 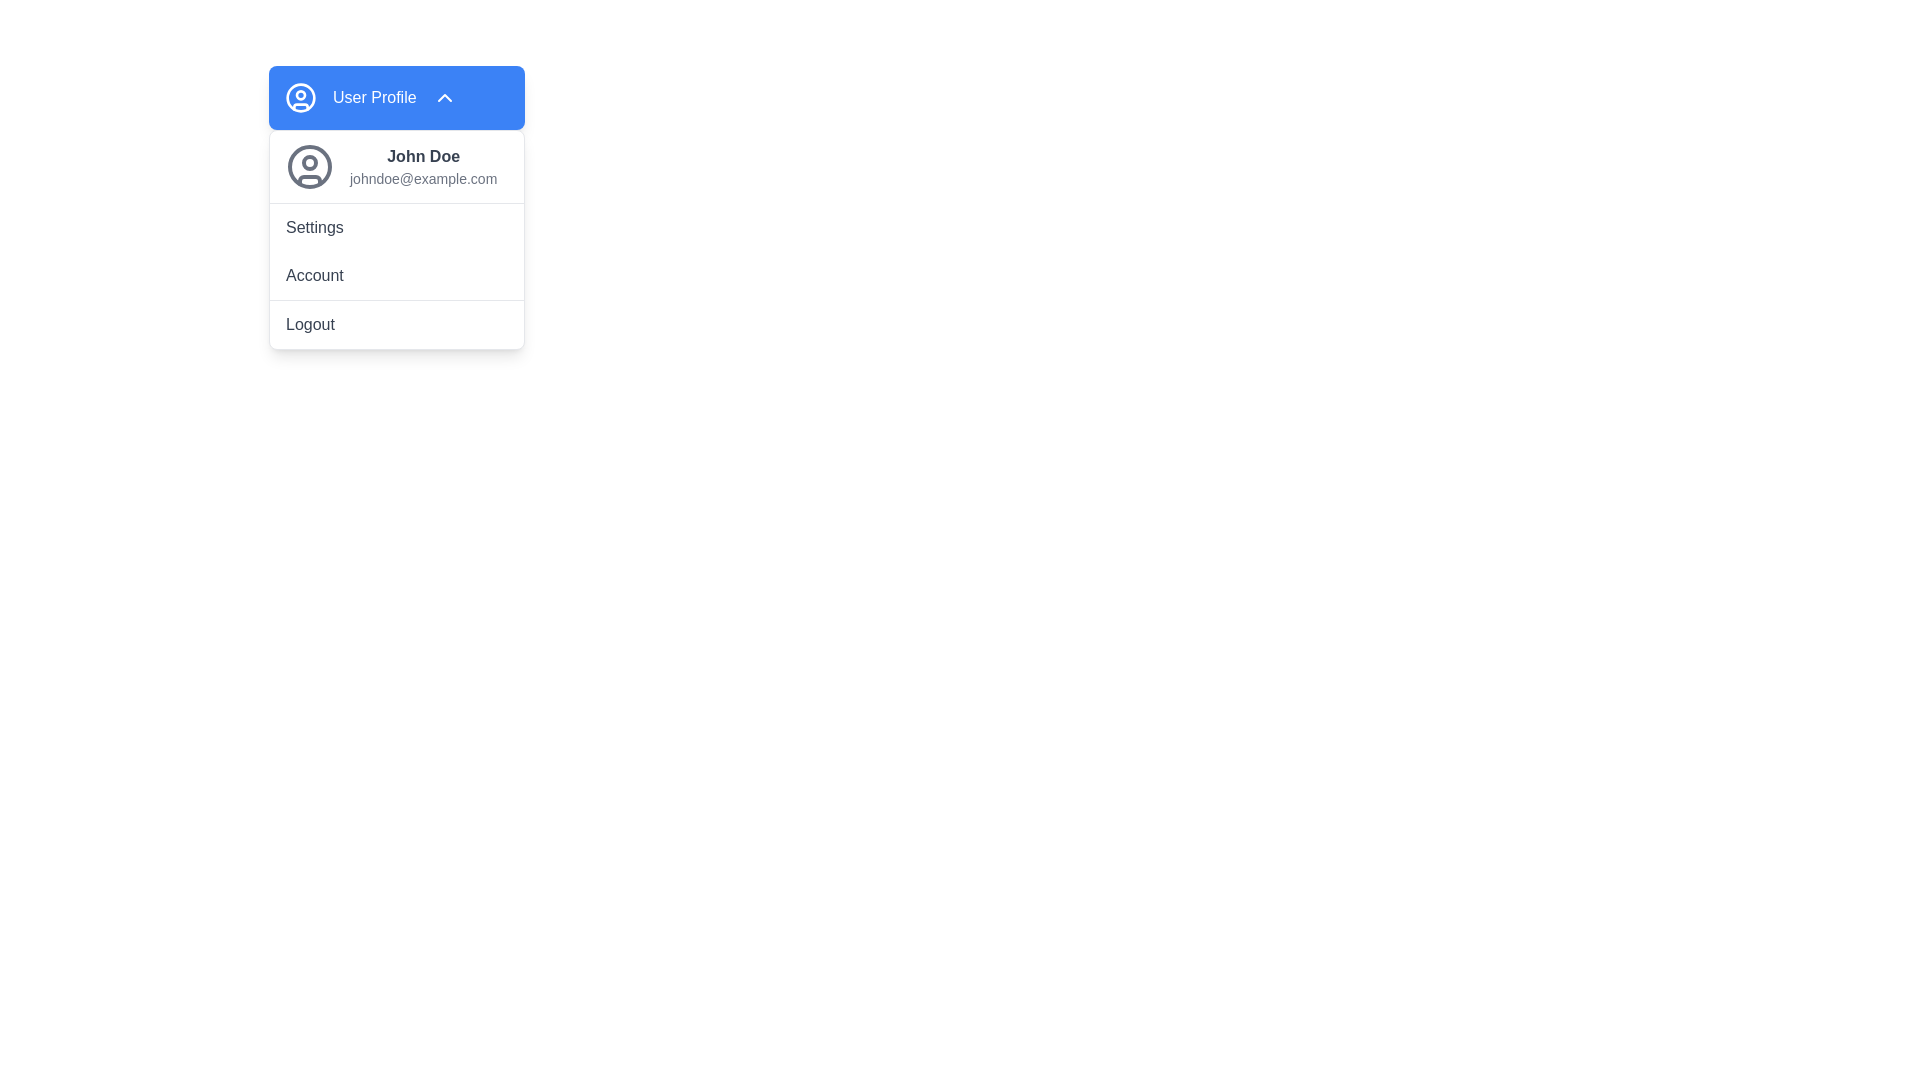 What do you see at coordinates (300, 97) in the screenshot?
I see `the outermost SVG circle that represents a user profile icon in the profile dropdown menu located at the top-left corner of the layout` at bounding box center [300, 97].